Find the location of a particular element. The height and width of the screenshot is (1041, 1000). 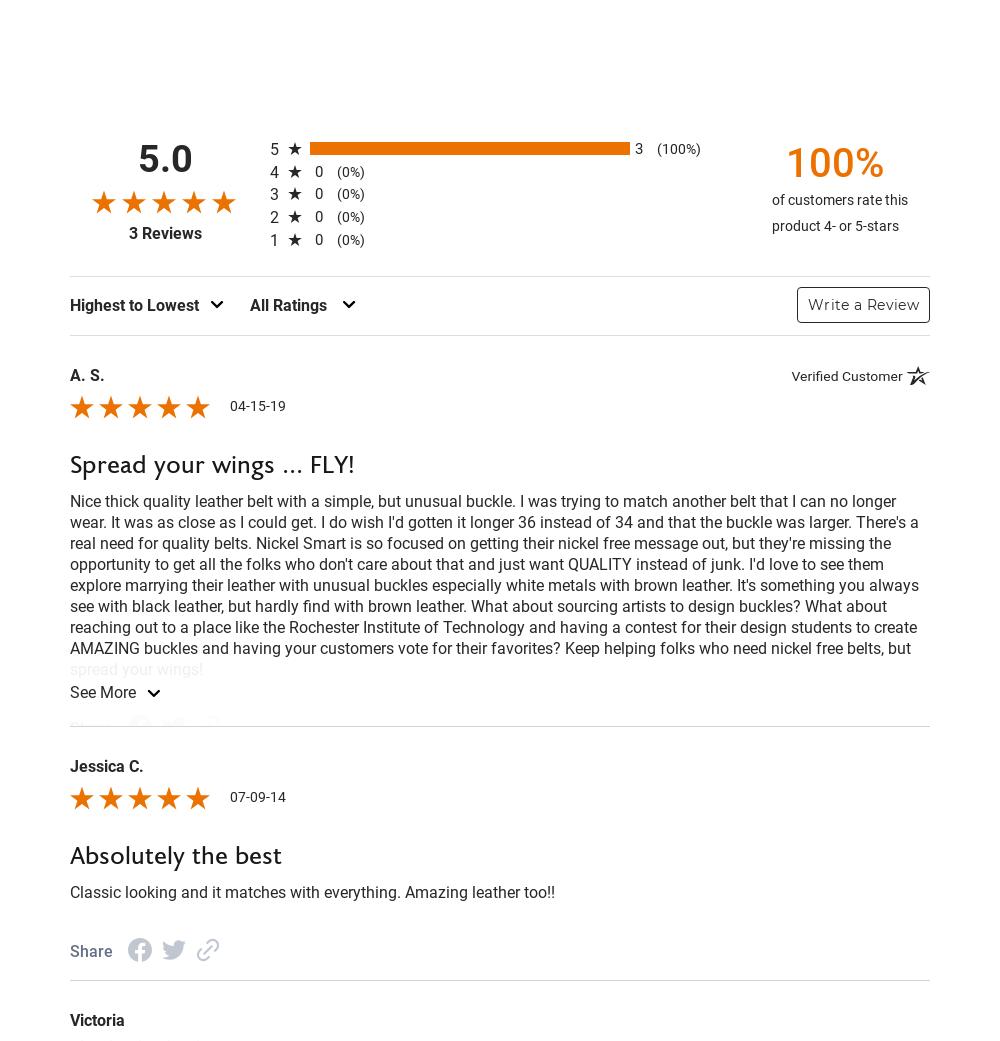

'Classic looking and it matches with everything. Amazing leather too!!' is located at coordinates (312, 890).